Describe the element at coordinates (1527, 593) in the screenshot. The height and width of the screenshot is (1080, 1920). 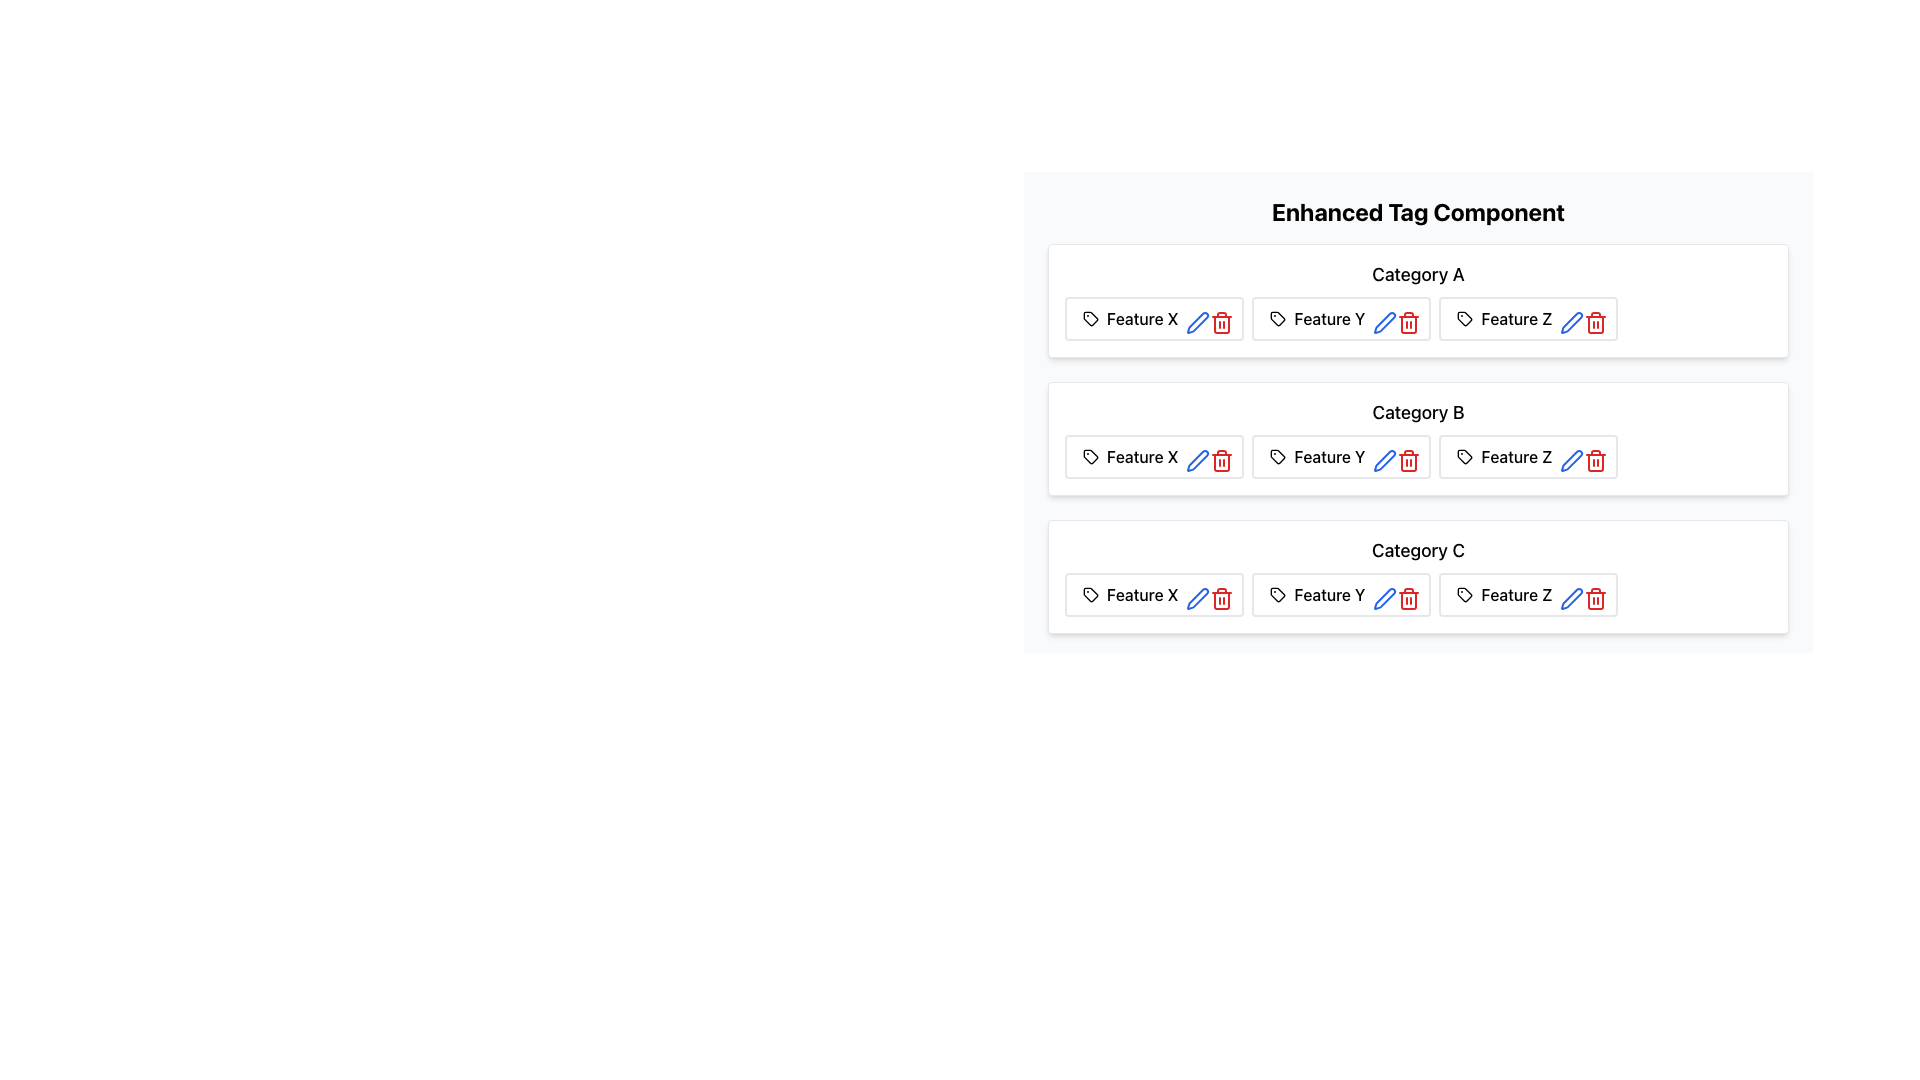
I see `the 'Feature Z' button, which is a rectangular button with a cyan border and background, located within 'Category C' as the third button in its row` at that location.